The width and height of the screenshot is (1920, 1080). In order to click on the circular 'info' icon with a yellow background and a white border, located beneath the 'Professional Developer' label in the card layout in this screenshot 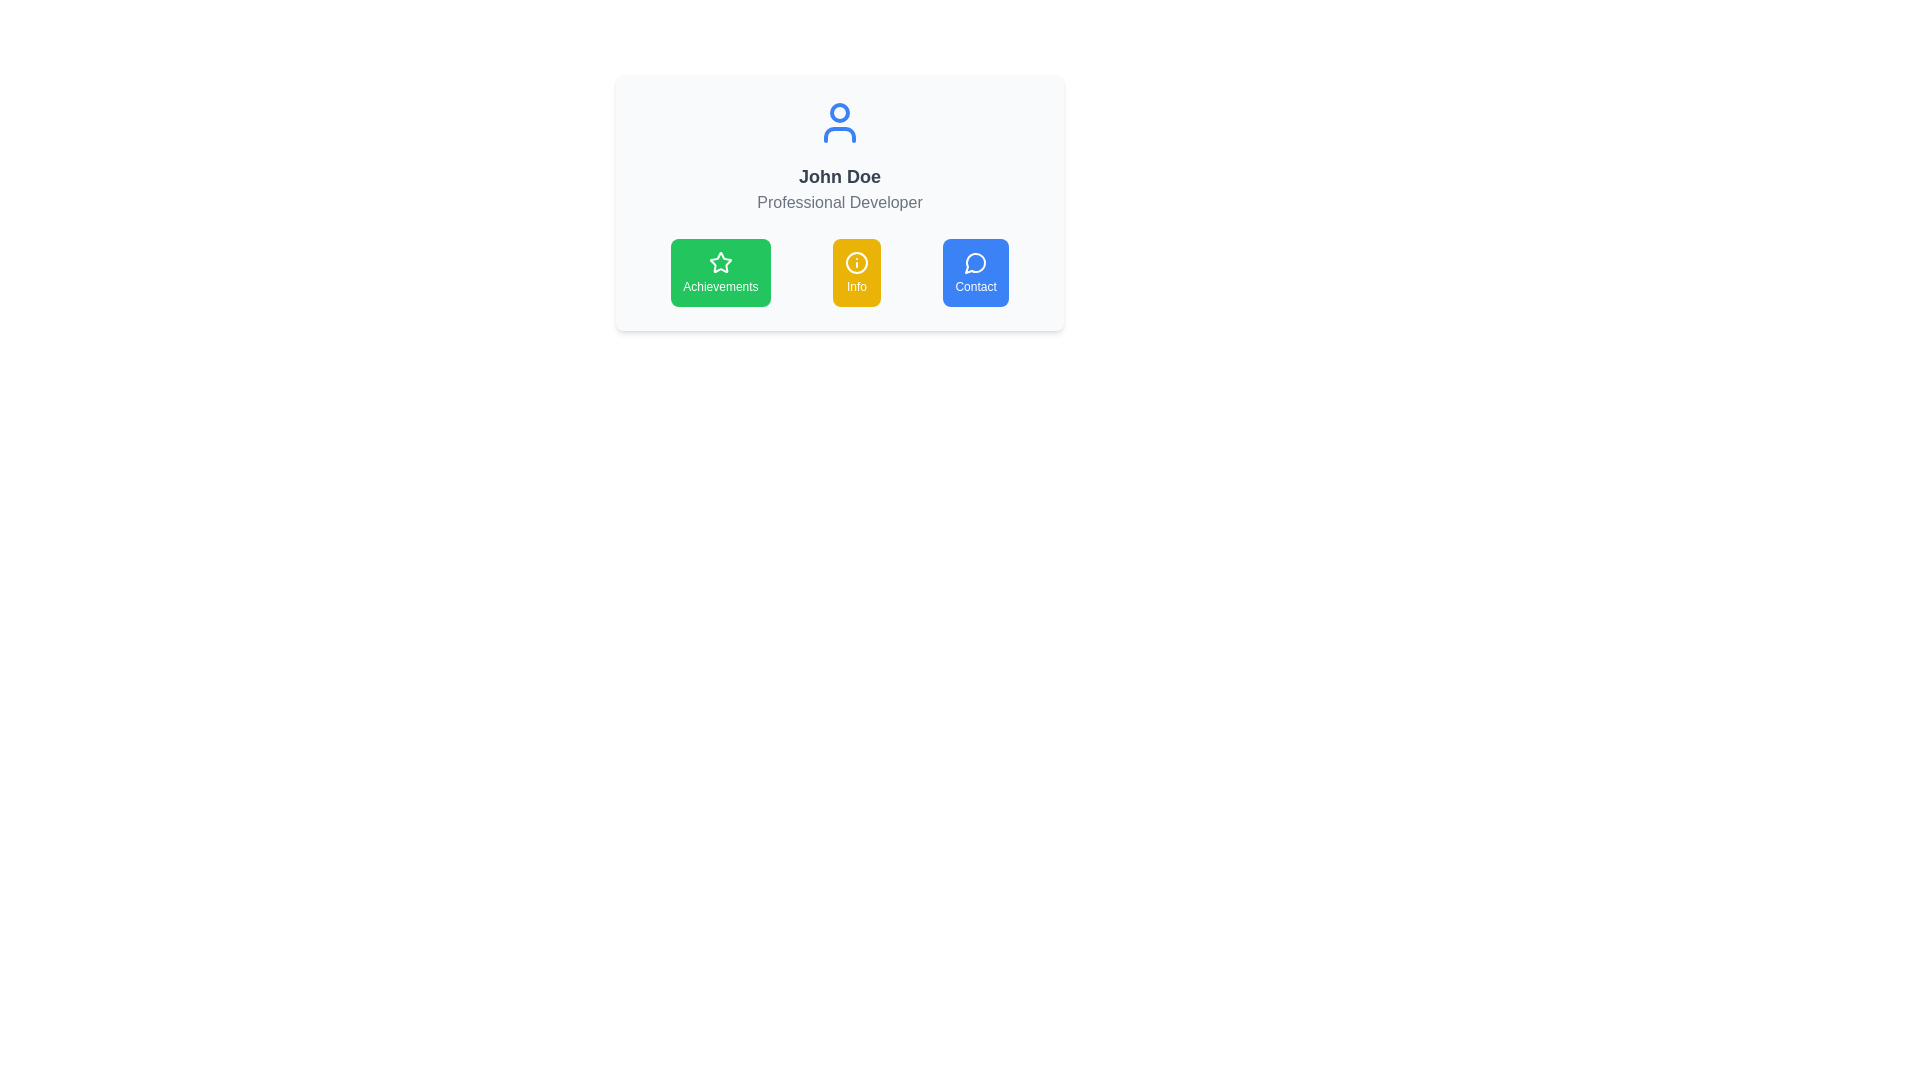, I will do `click(857, 261)`.